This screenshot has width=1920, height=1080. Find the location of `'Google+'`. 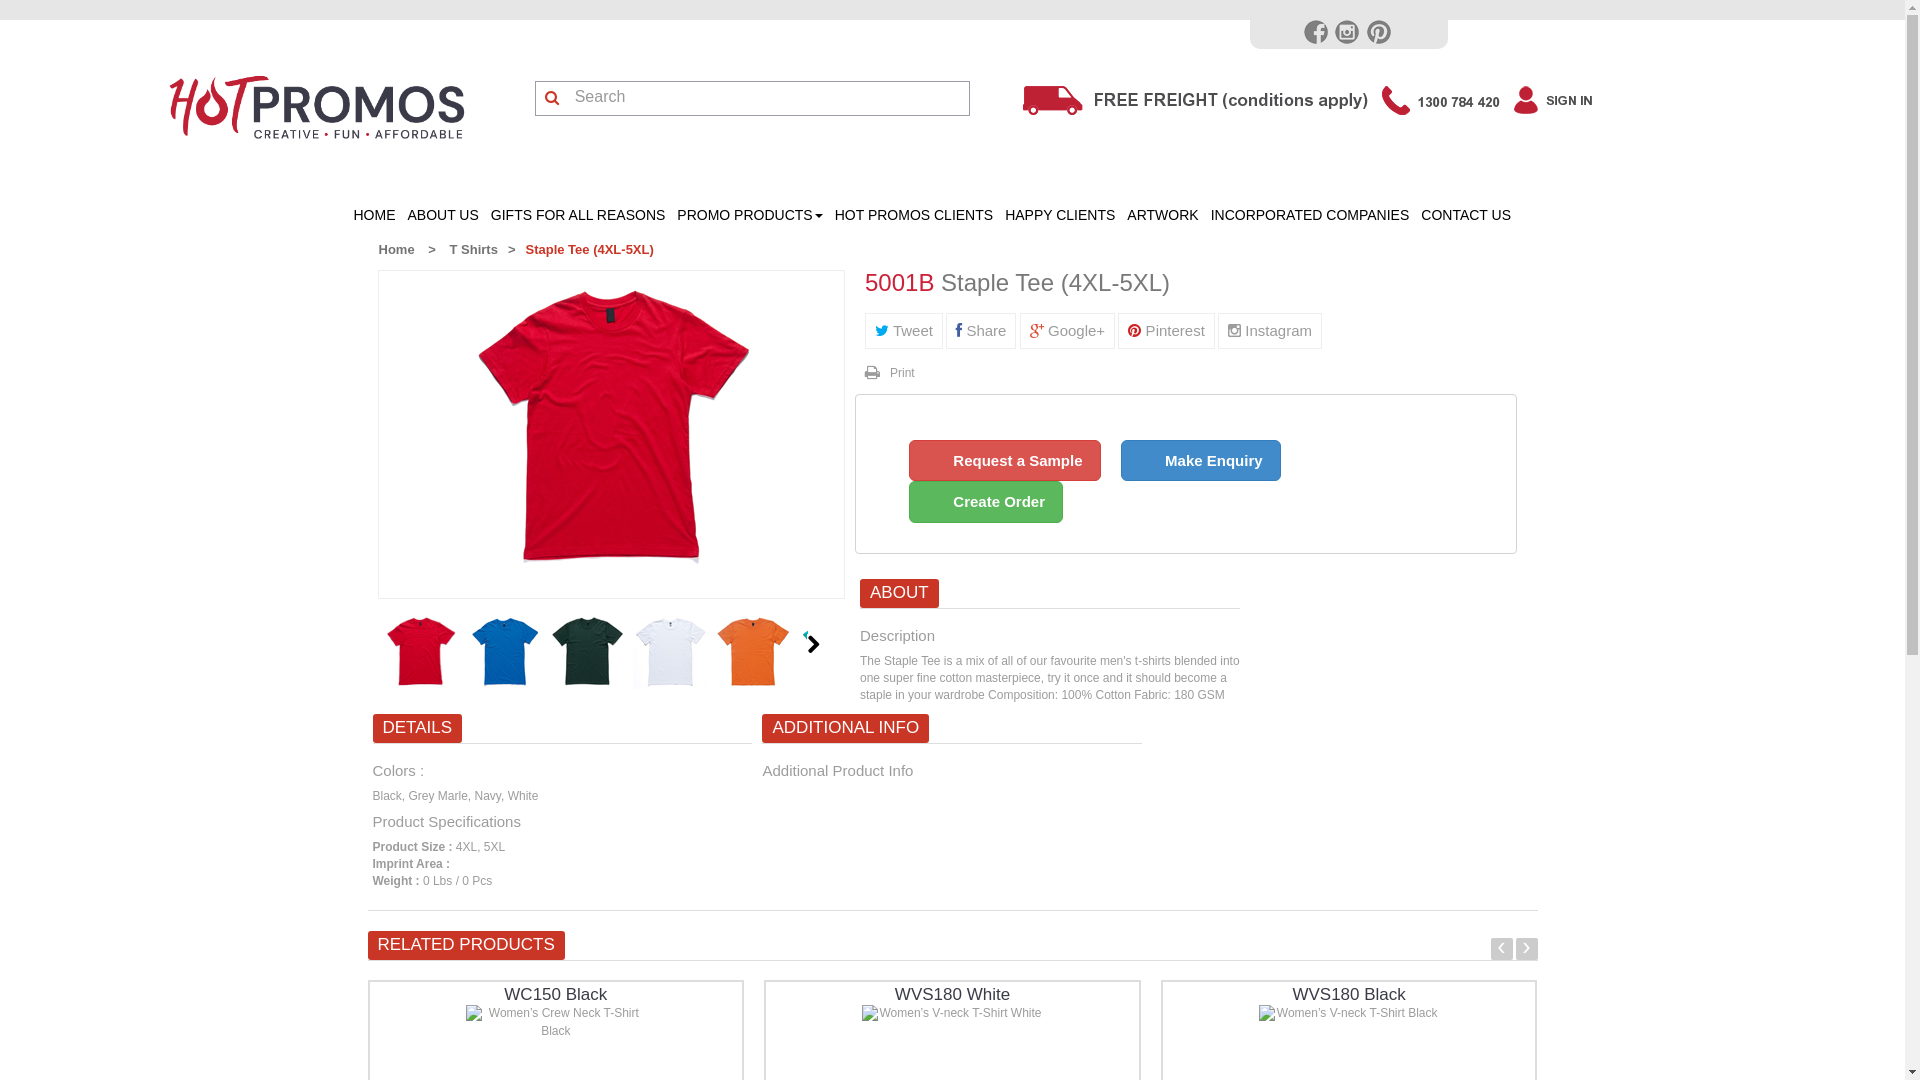

'Google+' is located at coordinates (1066, 329).